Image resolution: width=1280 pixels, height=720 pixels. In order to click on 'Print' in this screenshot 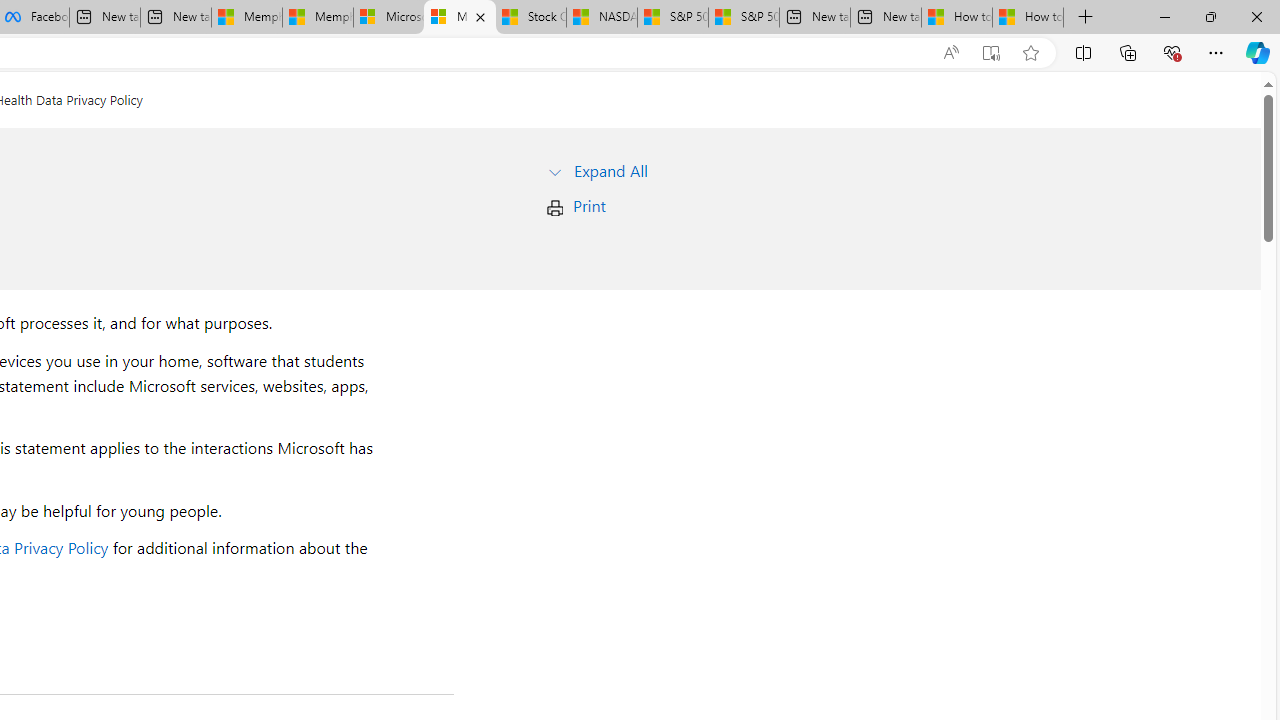, I will do `click(588, 205)`.